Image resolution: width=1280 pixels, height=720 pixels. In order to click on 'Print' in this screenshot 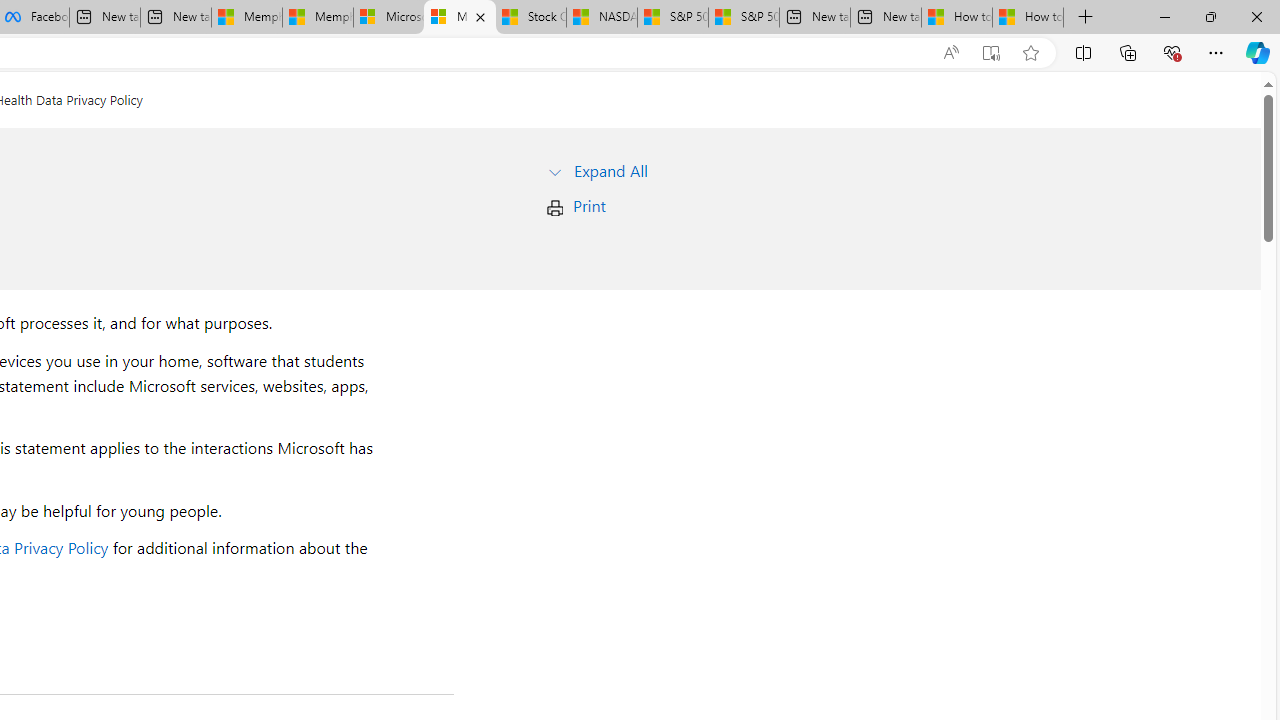, I will do `click(588, 205)`.